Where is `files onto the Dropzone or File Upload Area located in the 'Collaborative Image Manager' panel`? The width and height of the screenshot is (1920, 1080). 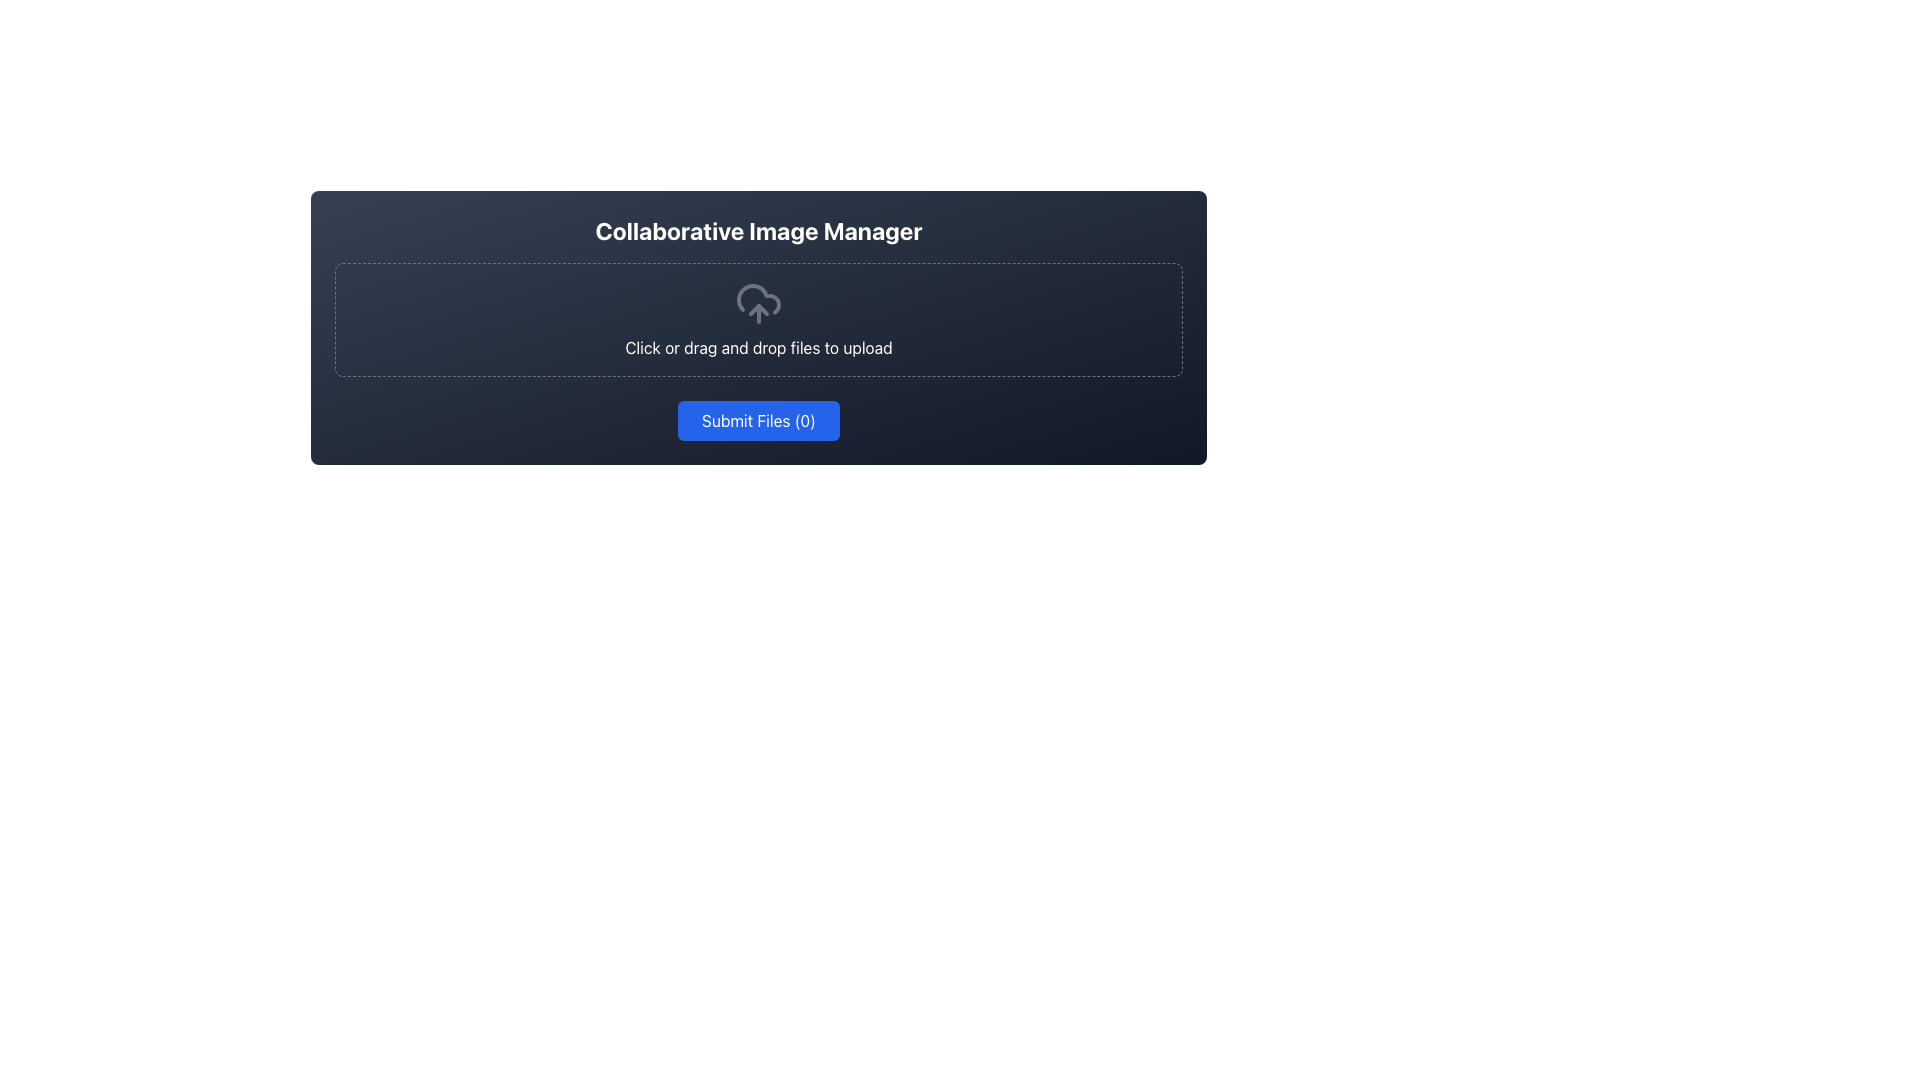
files onto the Dropzone or File Upload Area located in the 'Collaborative Image Manager' panel is located at coordinates (757, 319).